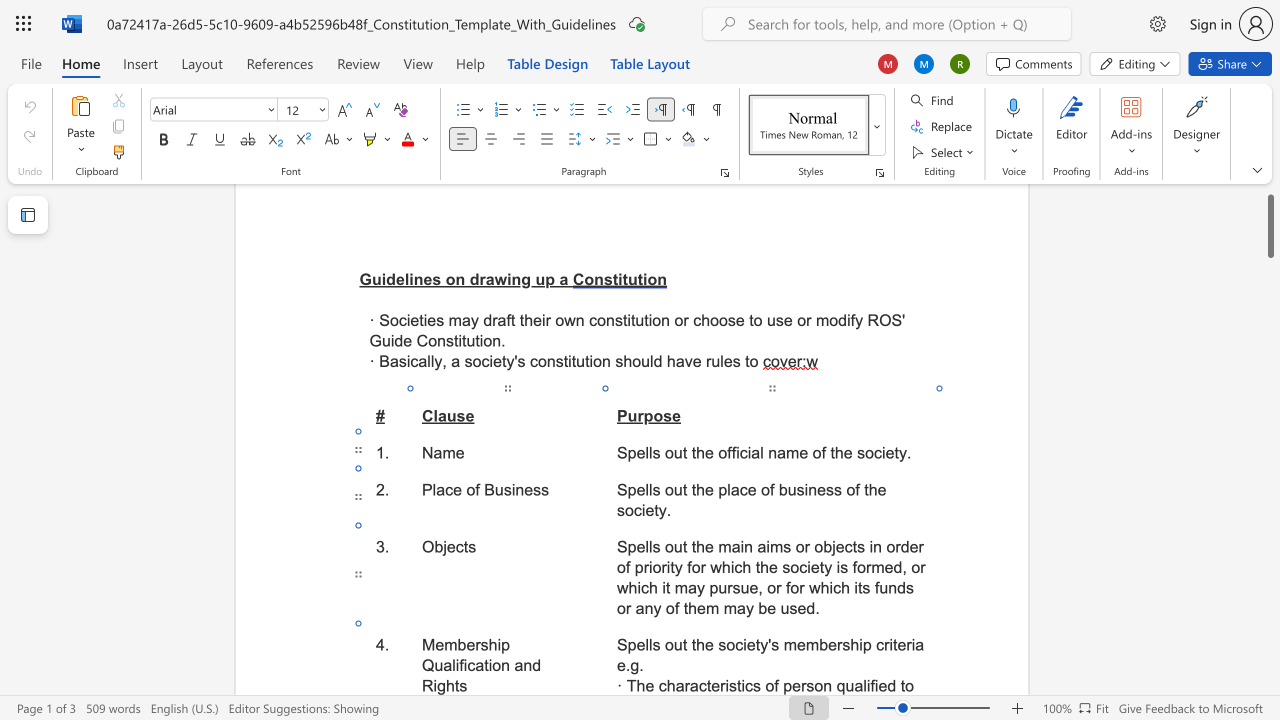  What do you see at coordinates (483, 665) in the screenshot?
I see `the space between the continuous character "a" and "t" in the text` at bounding box center [483, 665].